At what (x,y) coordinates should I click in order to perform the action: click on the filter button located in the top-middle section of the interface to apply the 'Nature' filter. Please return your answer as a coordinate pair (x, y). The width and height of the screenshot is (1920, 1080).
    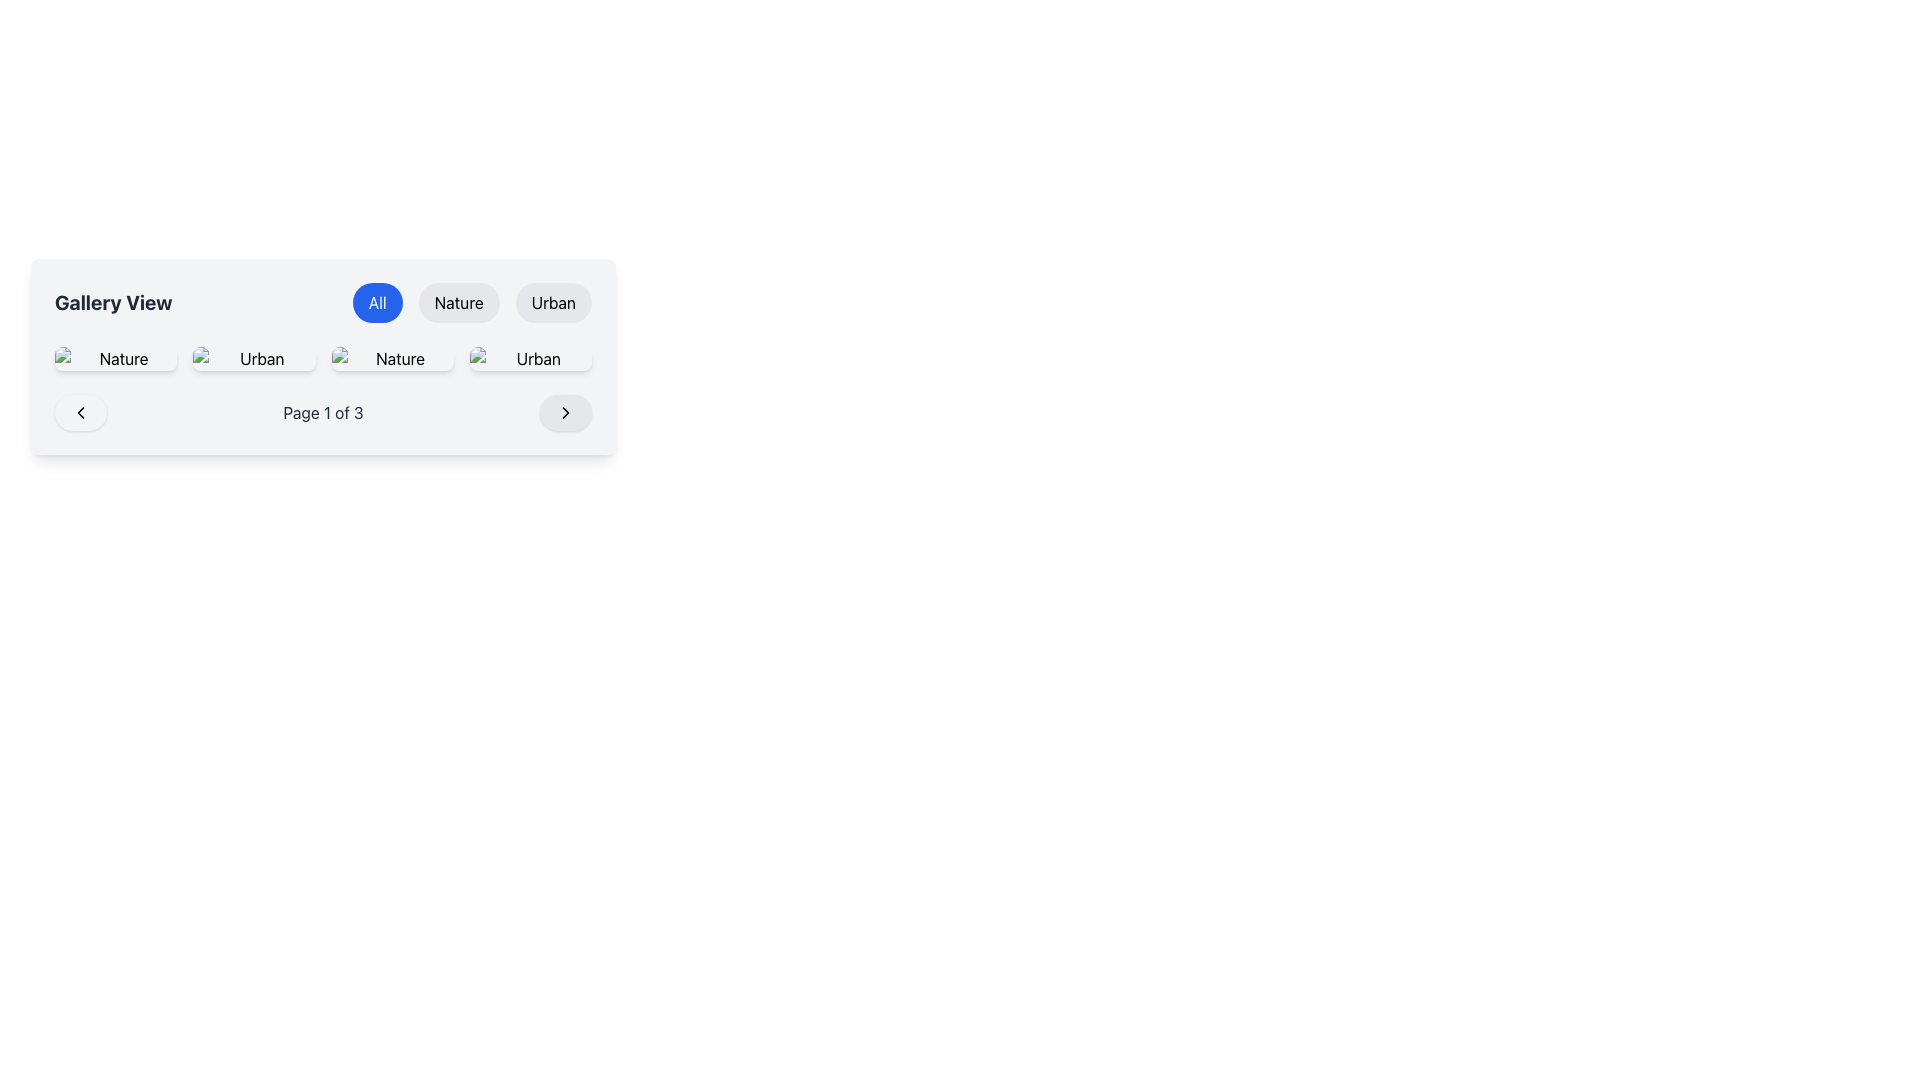
    Looking at the image, I should click on (458, 303).